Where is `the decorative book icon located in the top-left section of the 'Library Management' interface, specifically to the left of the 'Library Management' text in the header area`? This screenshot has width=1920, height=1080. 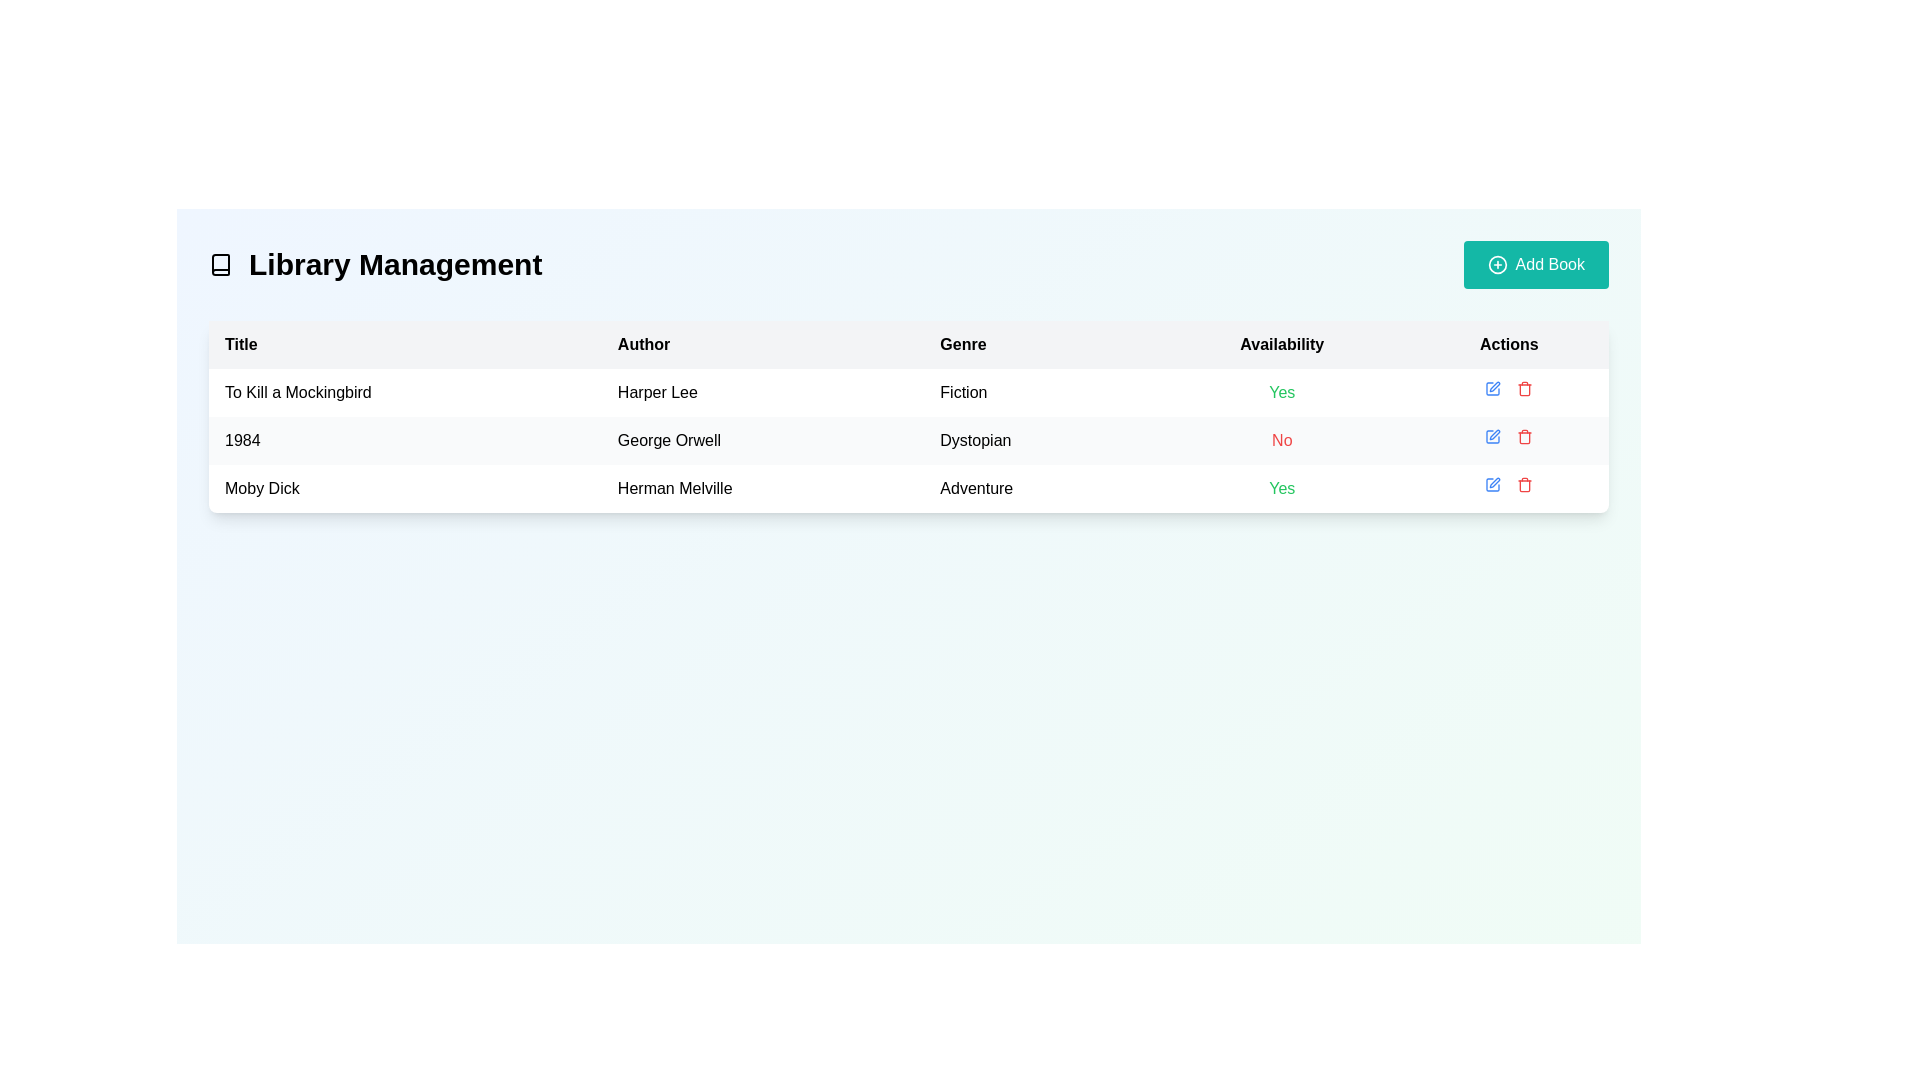 the decorative book icon located in the top-left section of the 'Library Management' interface, specifically to the left of the 'Library Management' text in the header area is located at coordinates (220, 264).